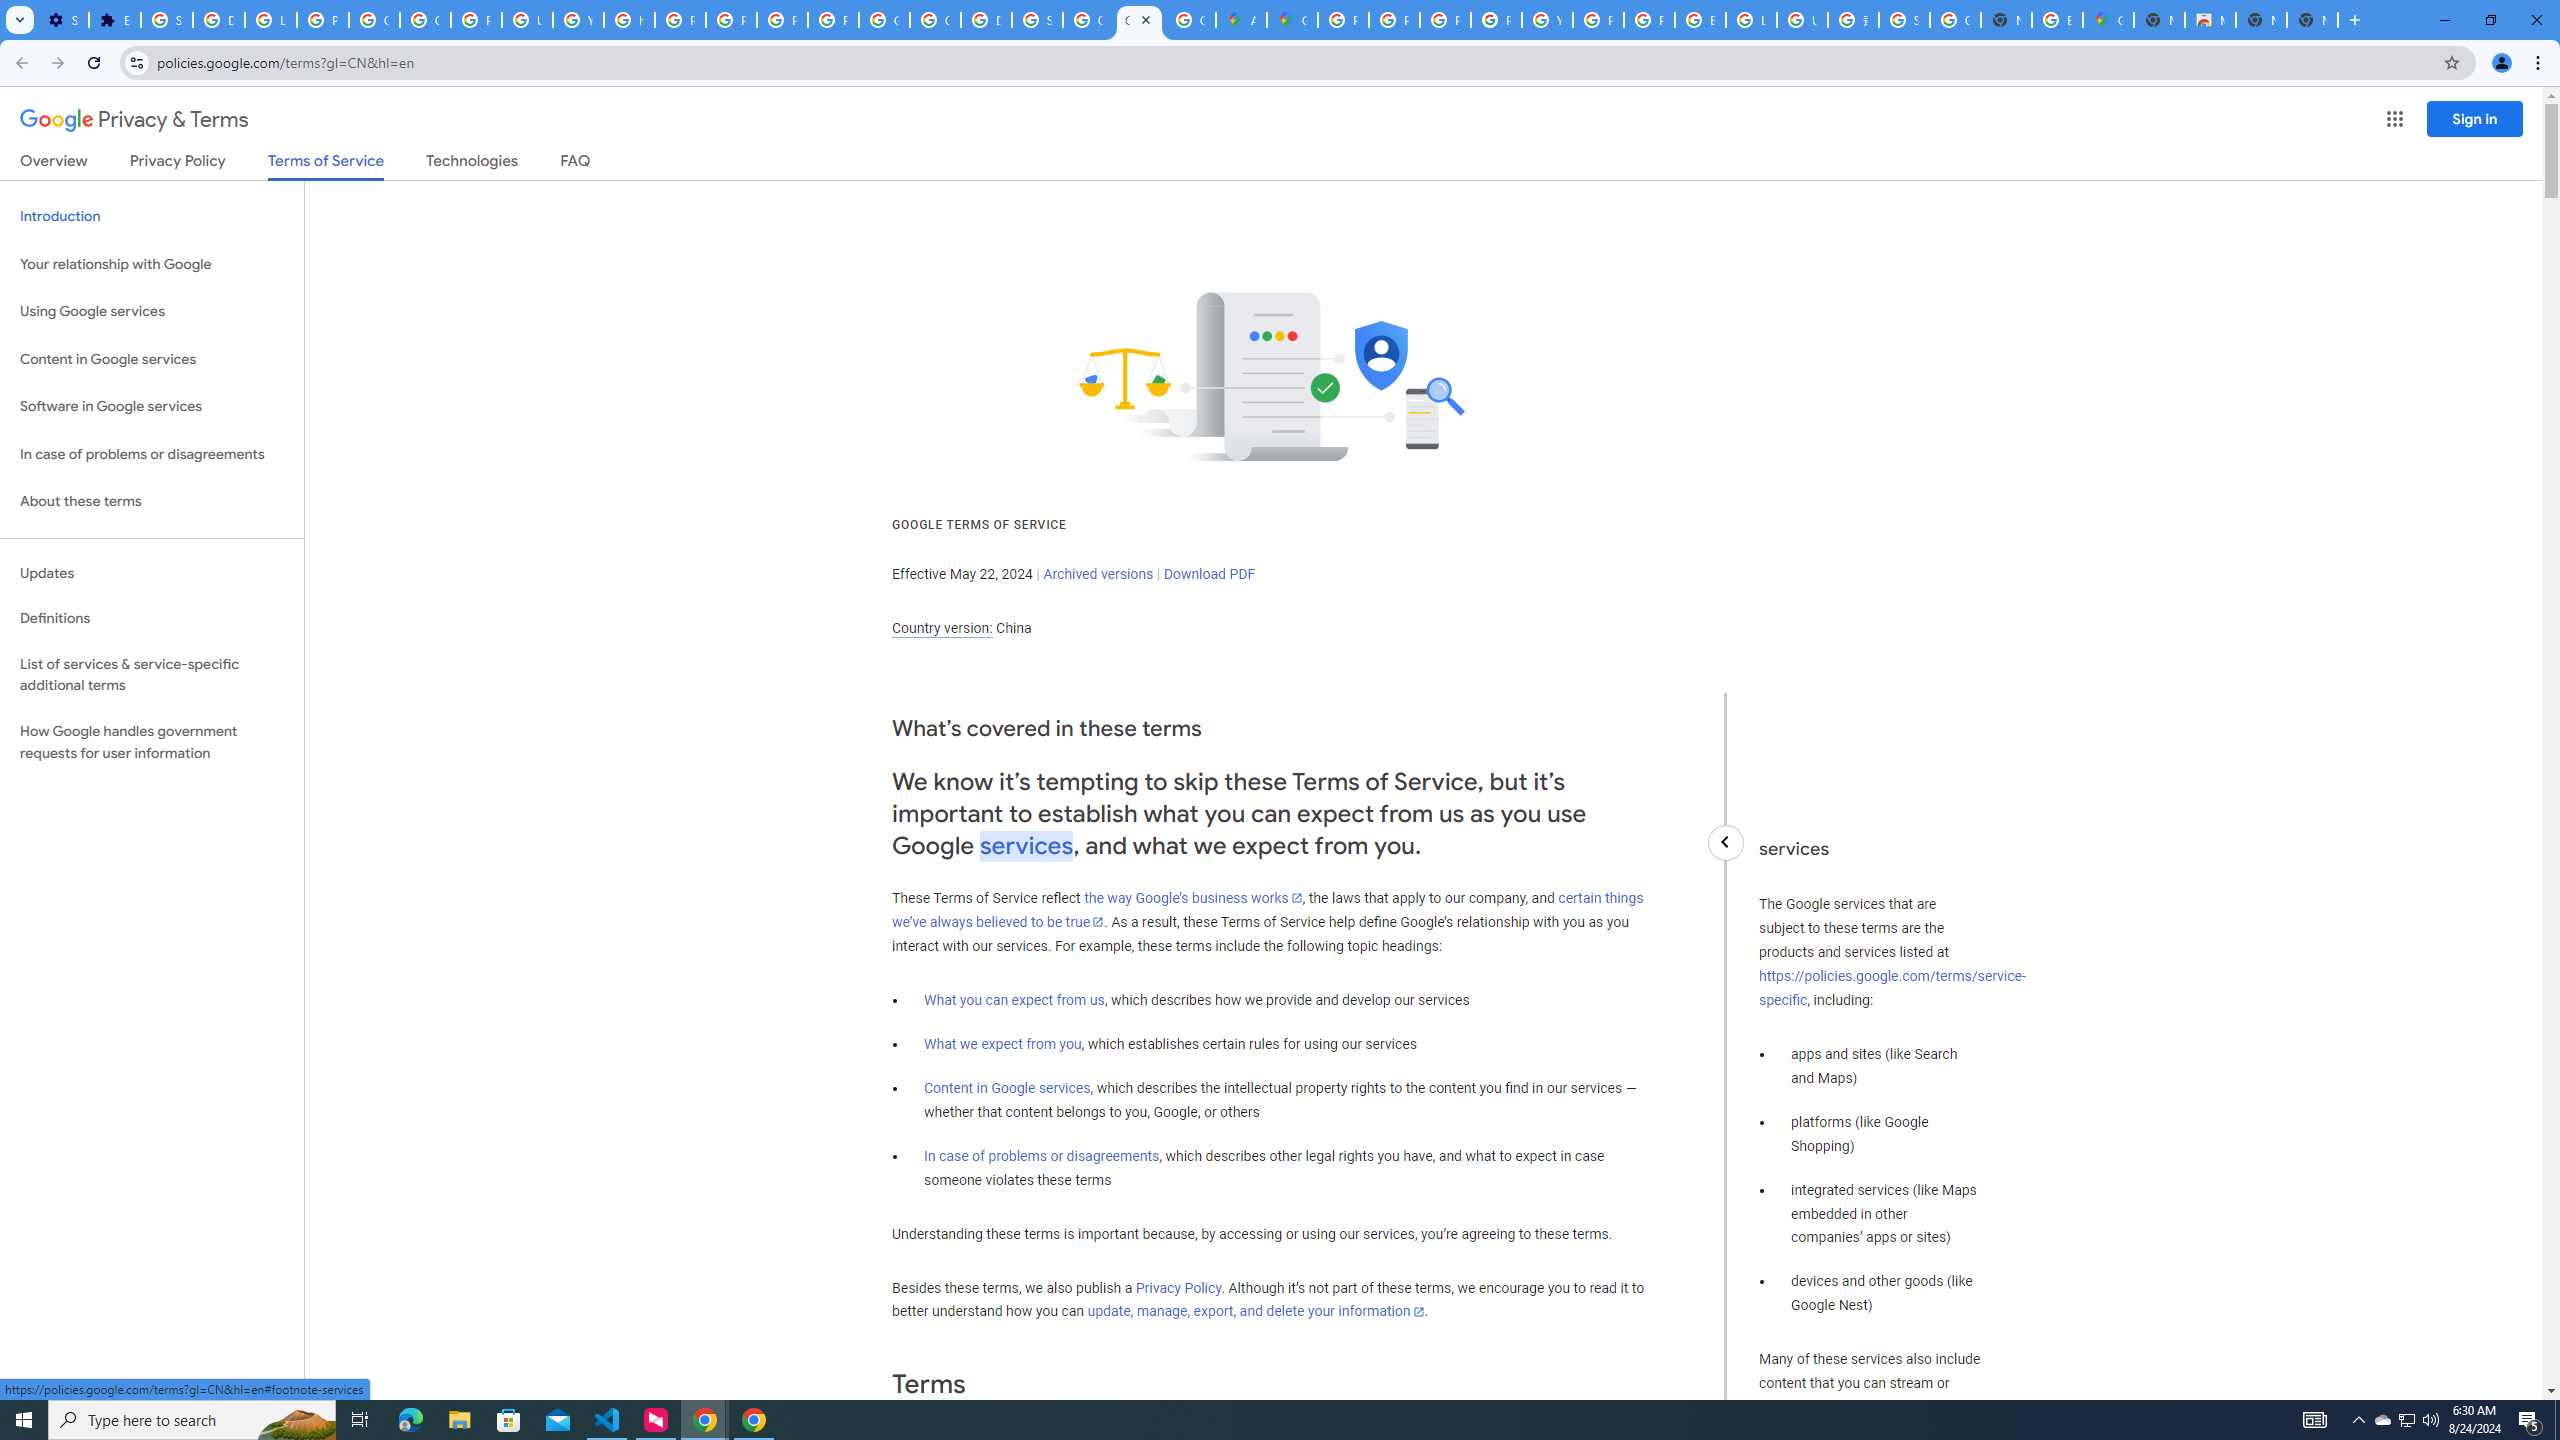  I want to click on 'Country version:', so click(941, 628).